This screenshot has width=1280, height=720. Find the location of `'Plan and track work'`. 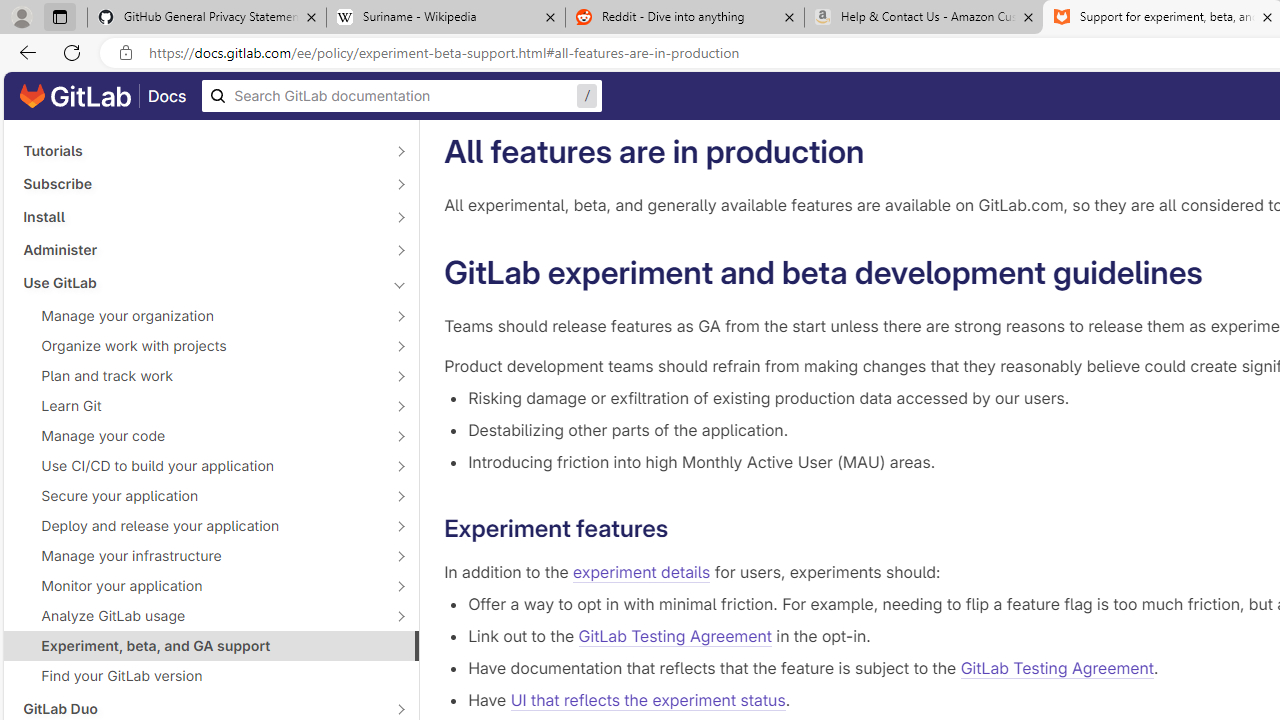

'Plan and track work' is located at coordinates (200, 375).